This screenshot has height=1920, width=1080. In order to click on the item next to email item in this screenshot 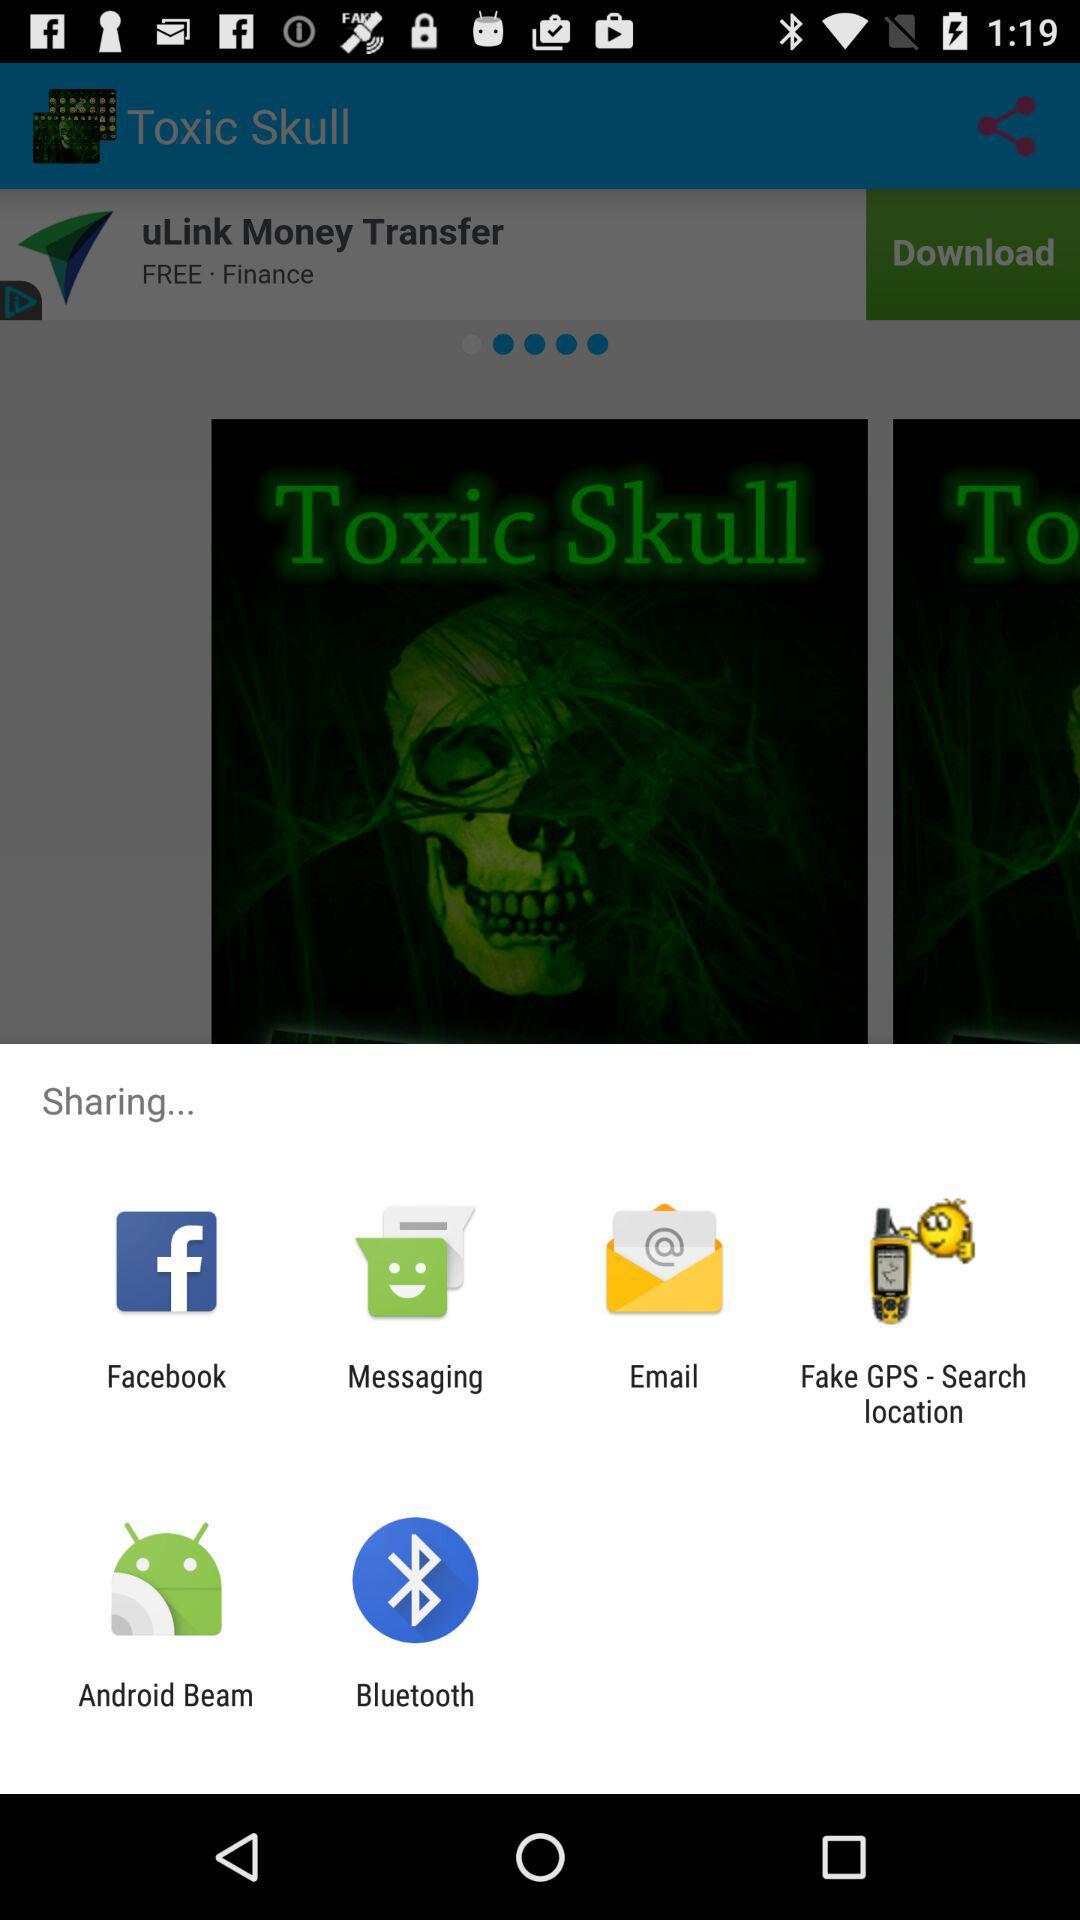, I will do `click(913, 1392)`.